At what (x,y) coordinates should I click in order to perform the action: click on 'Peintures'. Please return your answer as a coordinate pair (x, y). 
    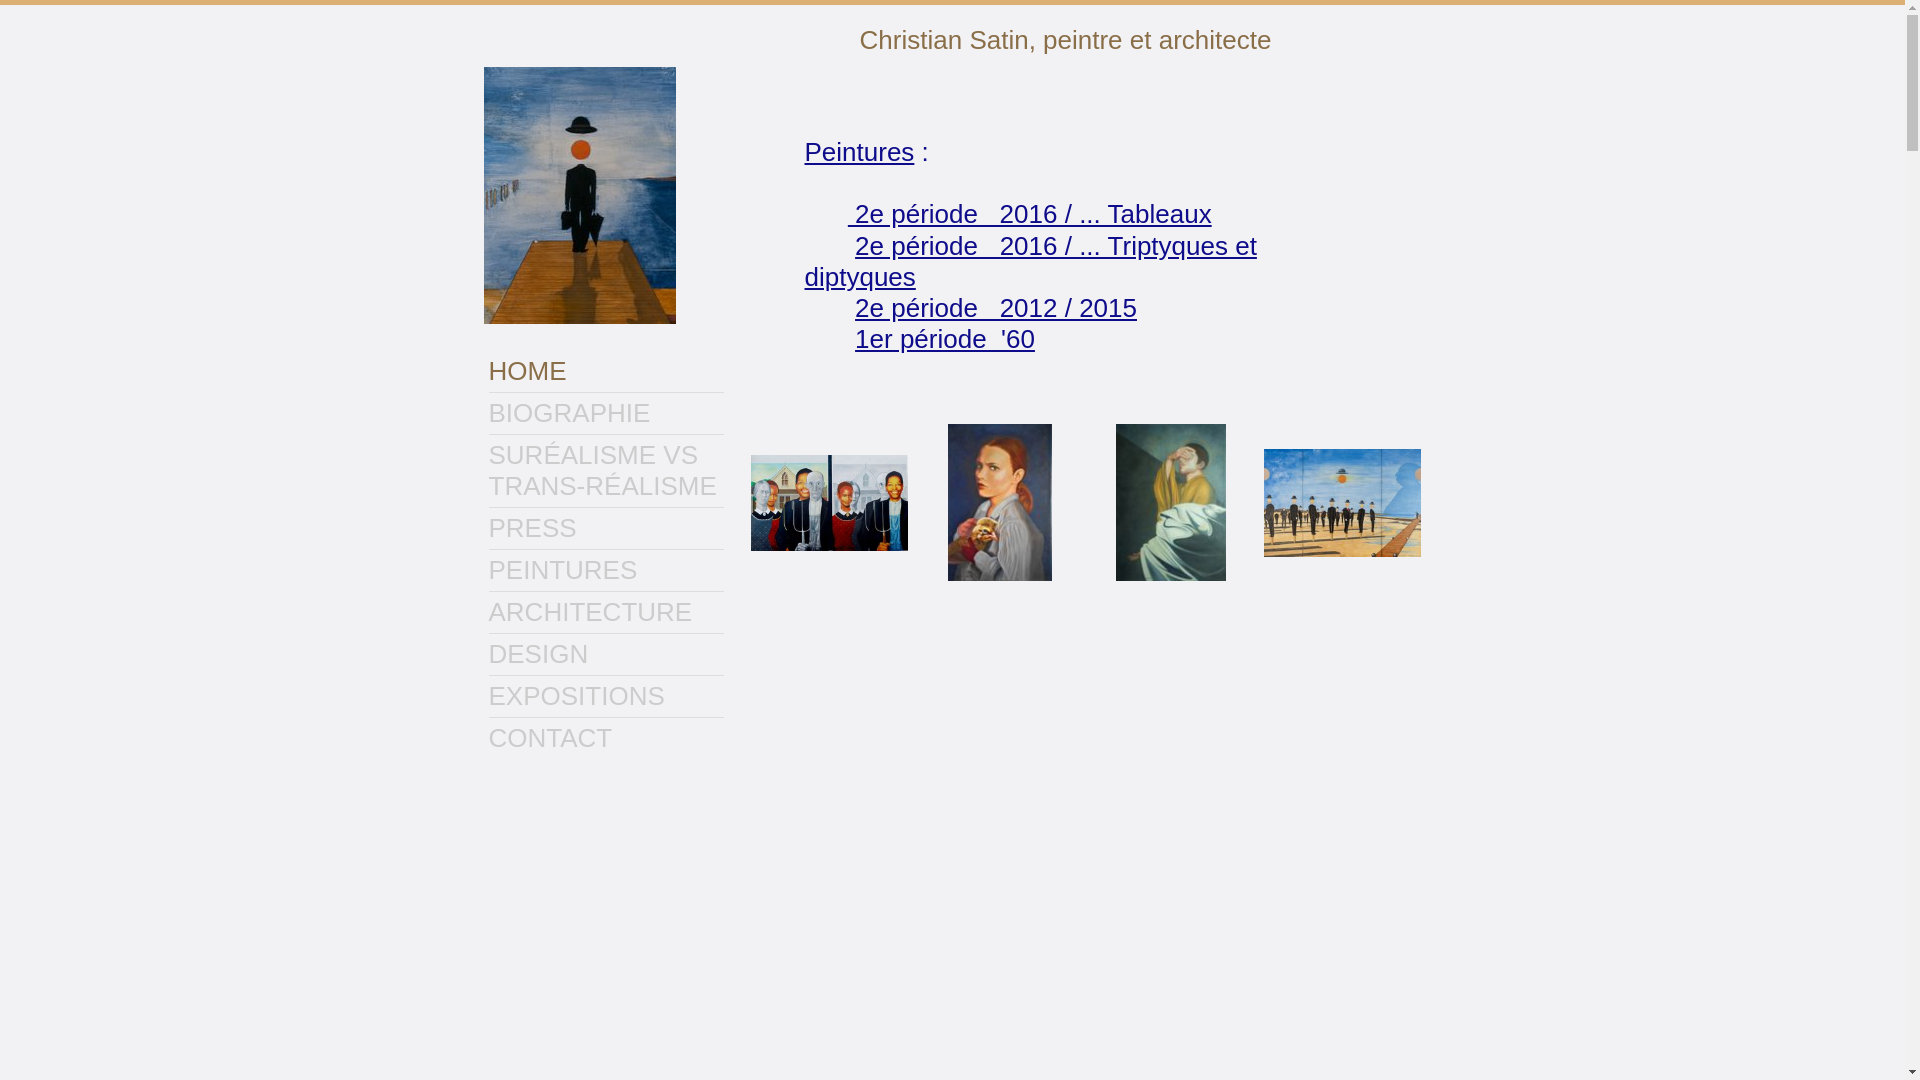
    Looking at the image, I should click on (859, 150).